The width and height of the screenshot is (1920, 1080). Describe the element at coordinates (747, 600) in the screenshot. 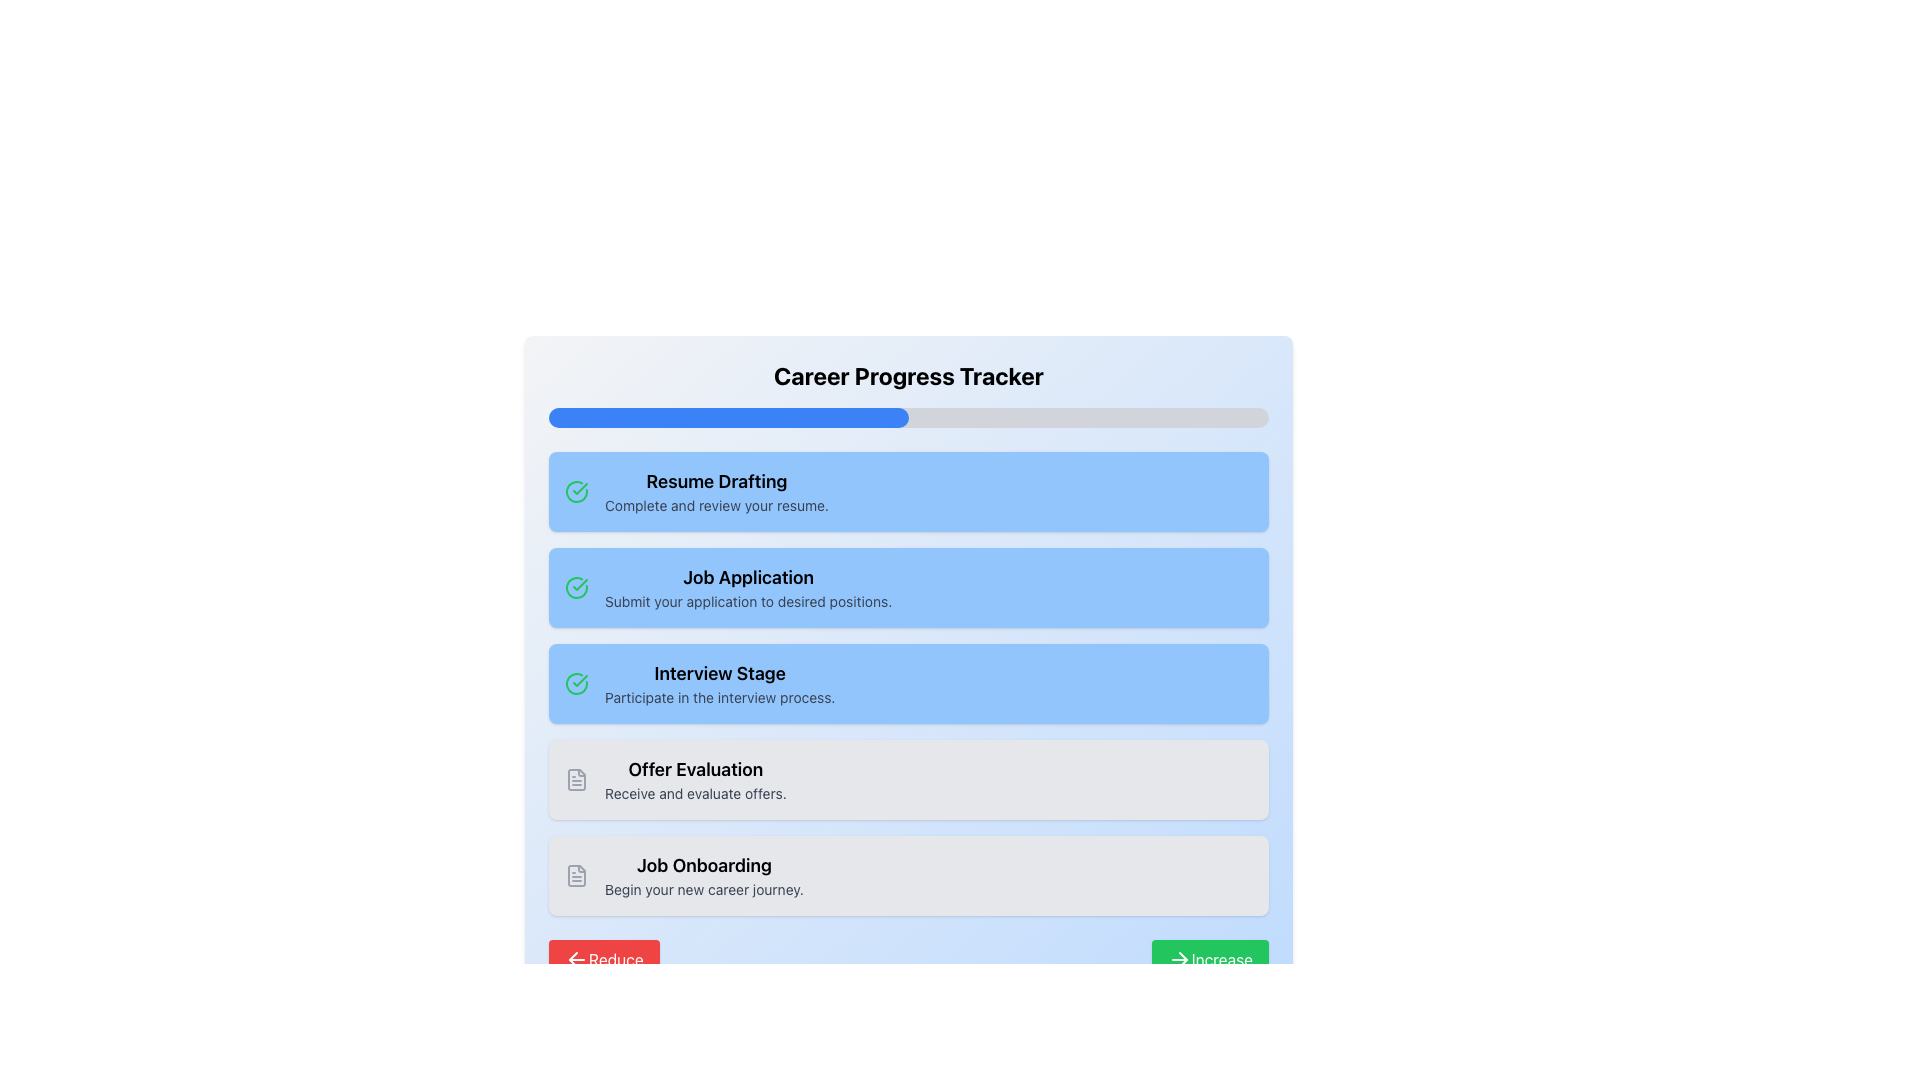

I see `the static text element that contains the message 'Submit your application to desired positions.' which is styled in gray and positioned below the 'Job Application' heading` at that location.